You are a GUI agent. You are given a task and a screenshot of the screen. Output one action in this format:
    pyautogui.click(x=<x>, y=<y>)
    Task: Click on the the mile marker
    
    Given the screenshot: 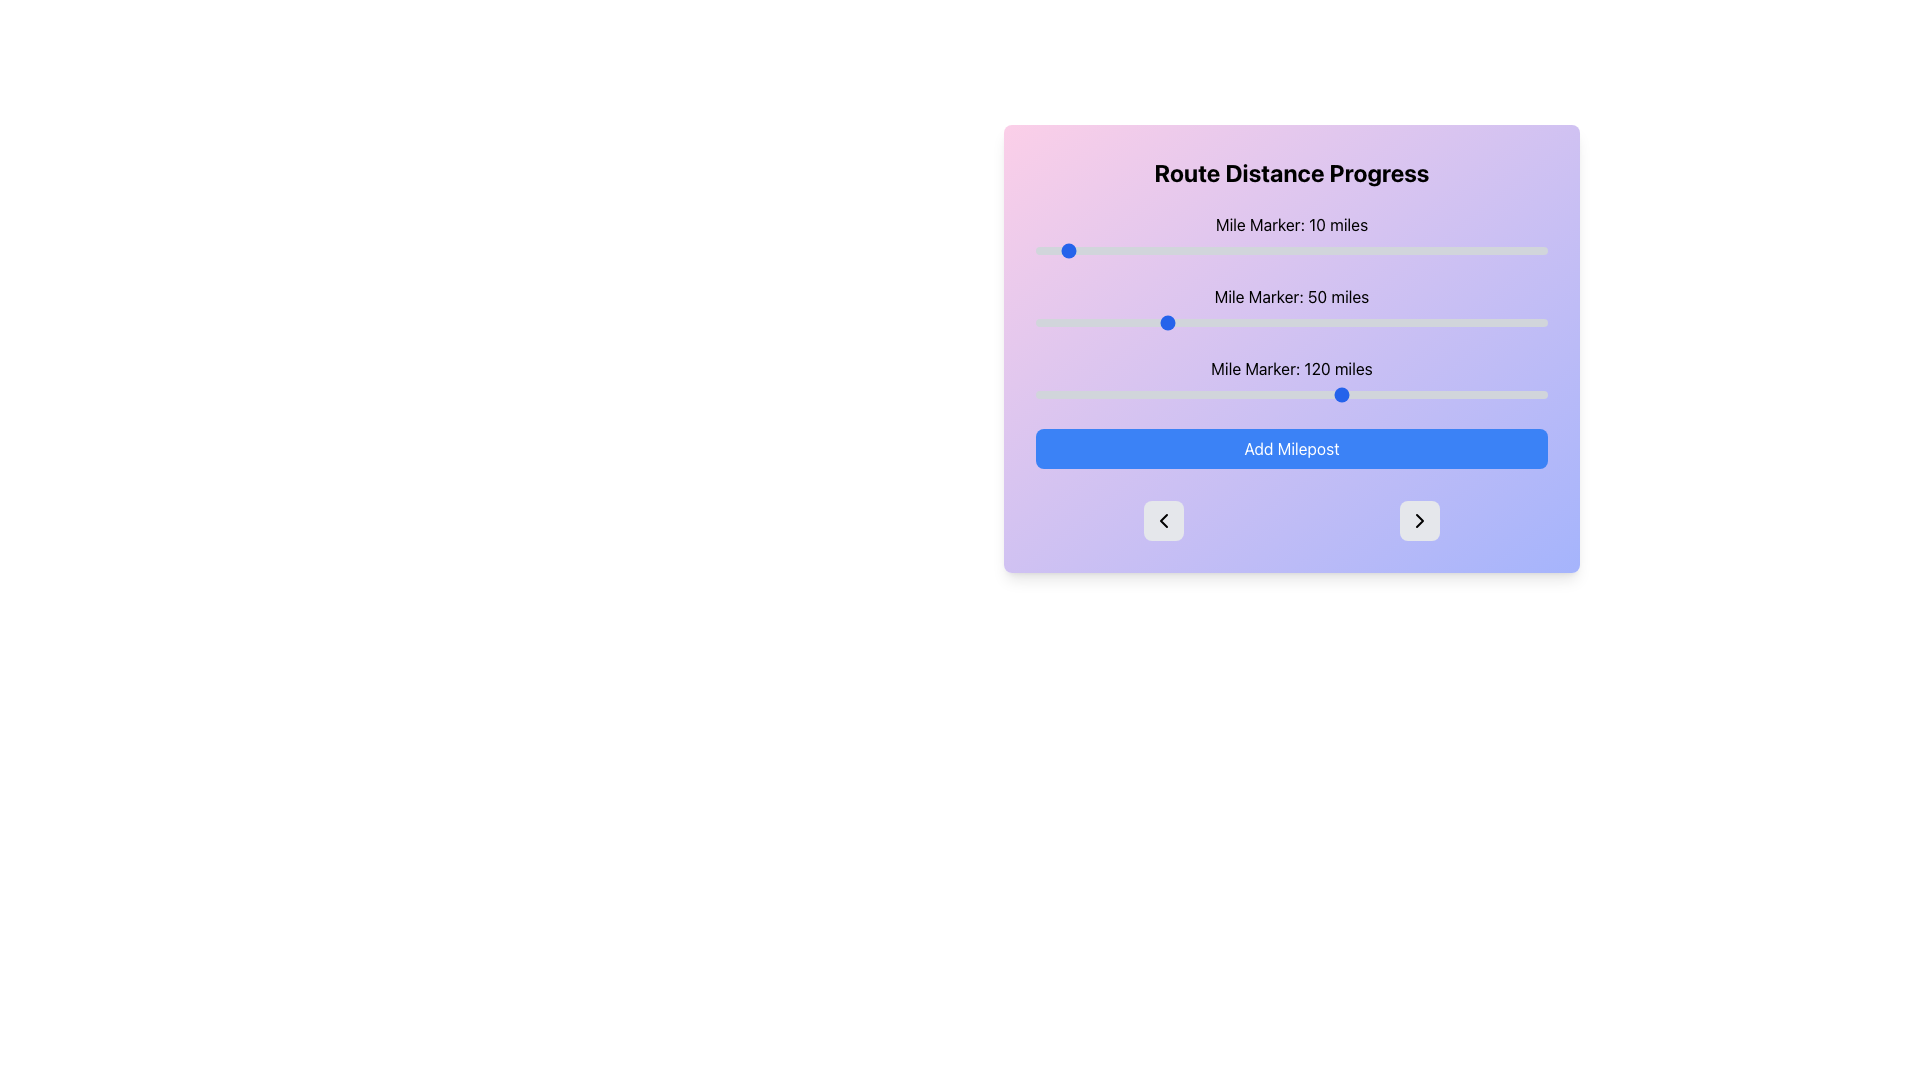 What is the action you would take?
    pyautogui.click(x=1434, y=322)
    